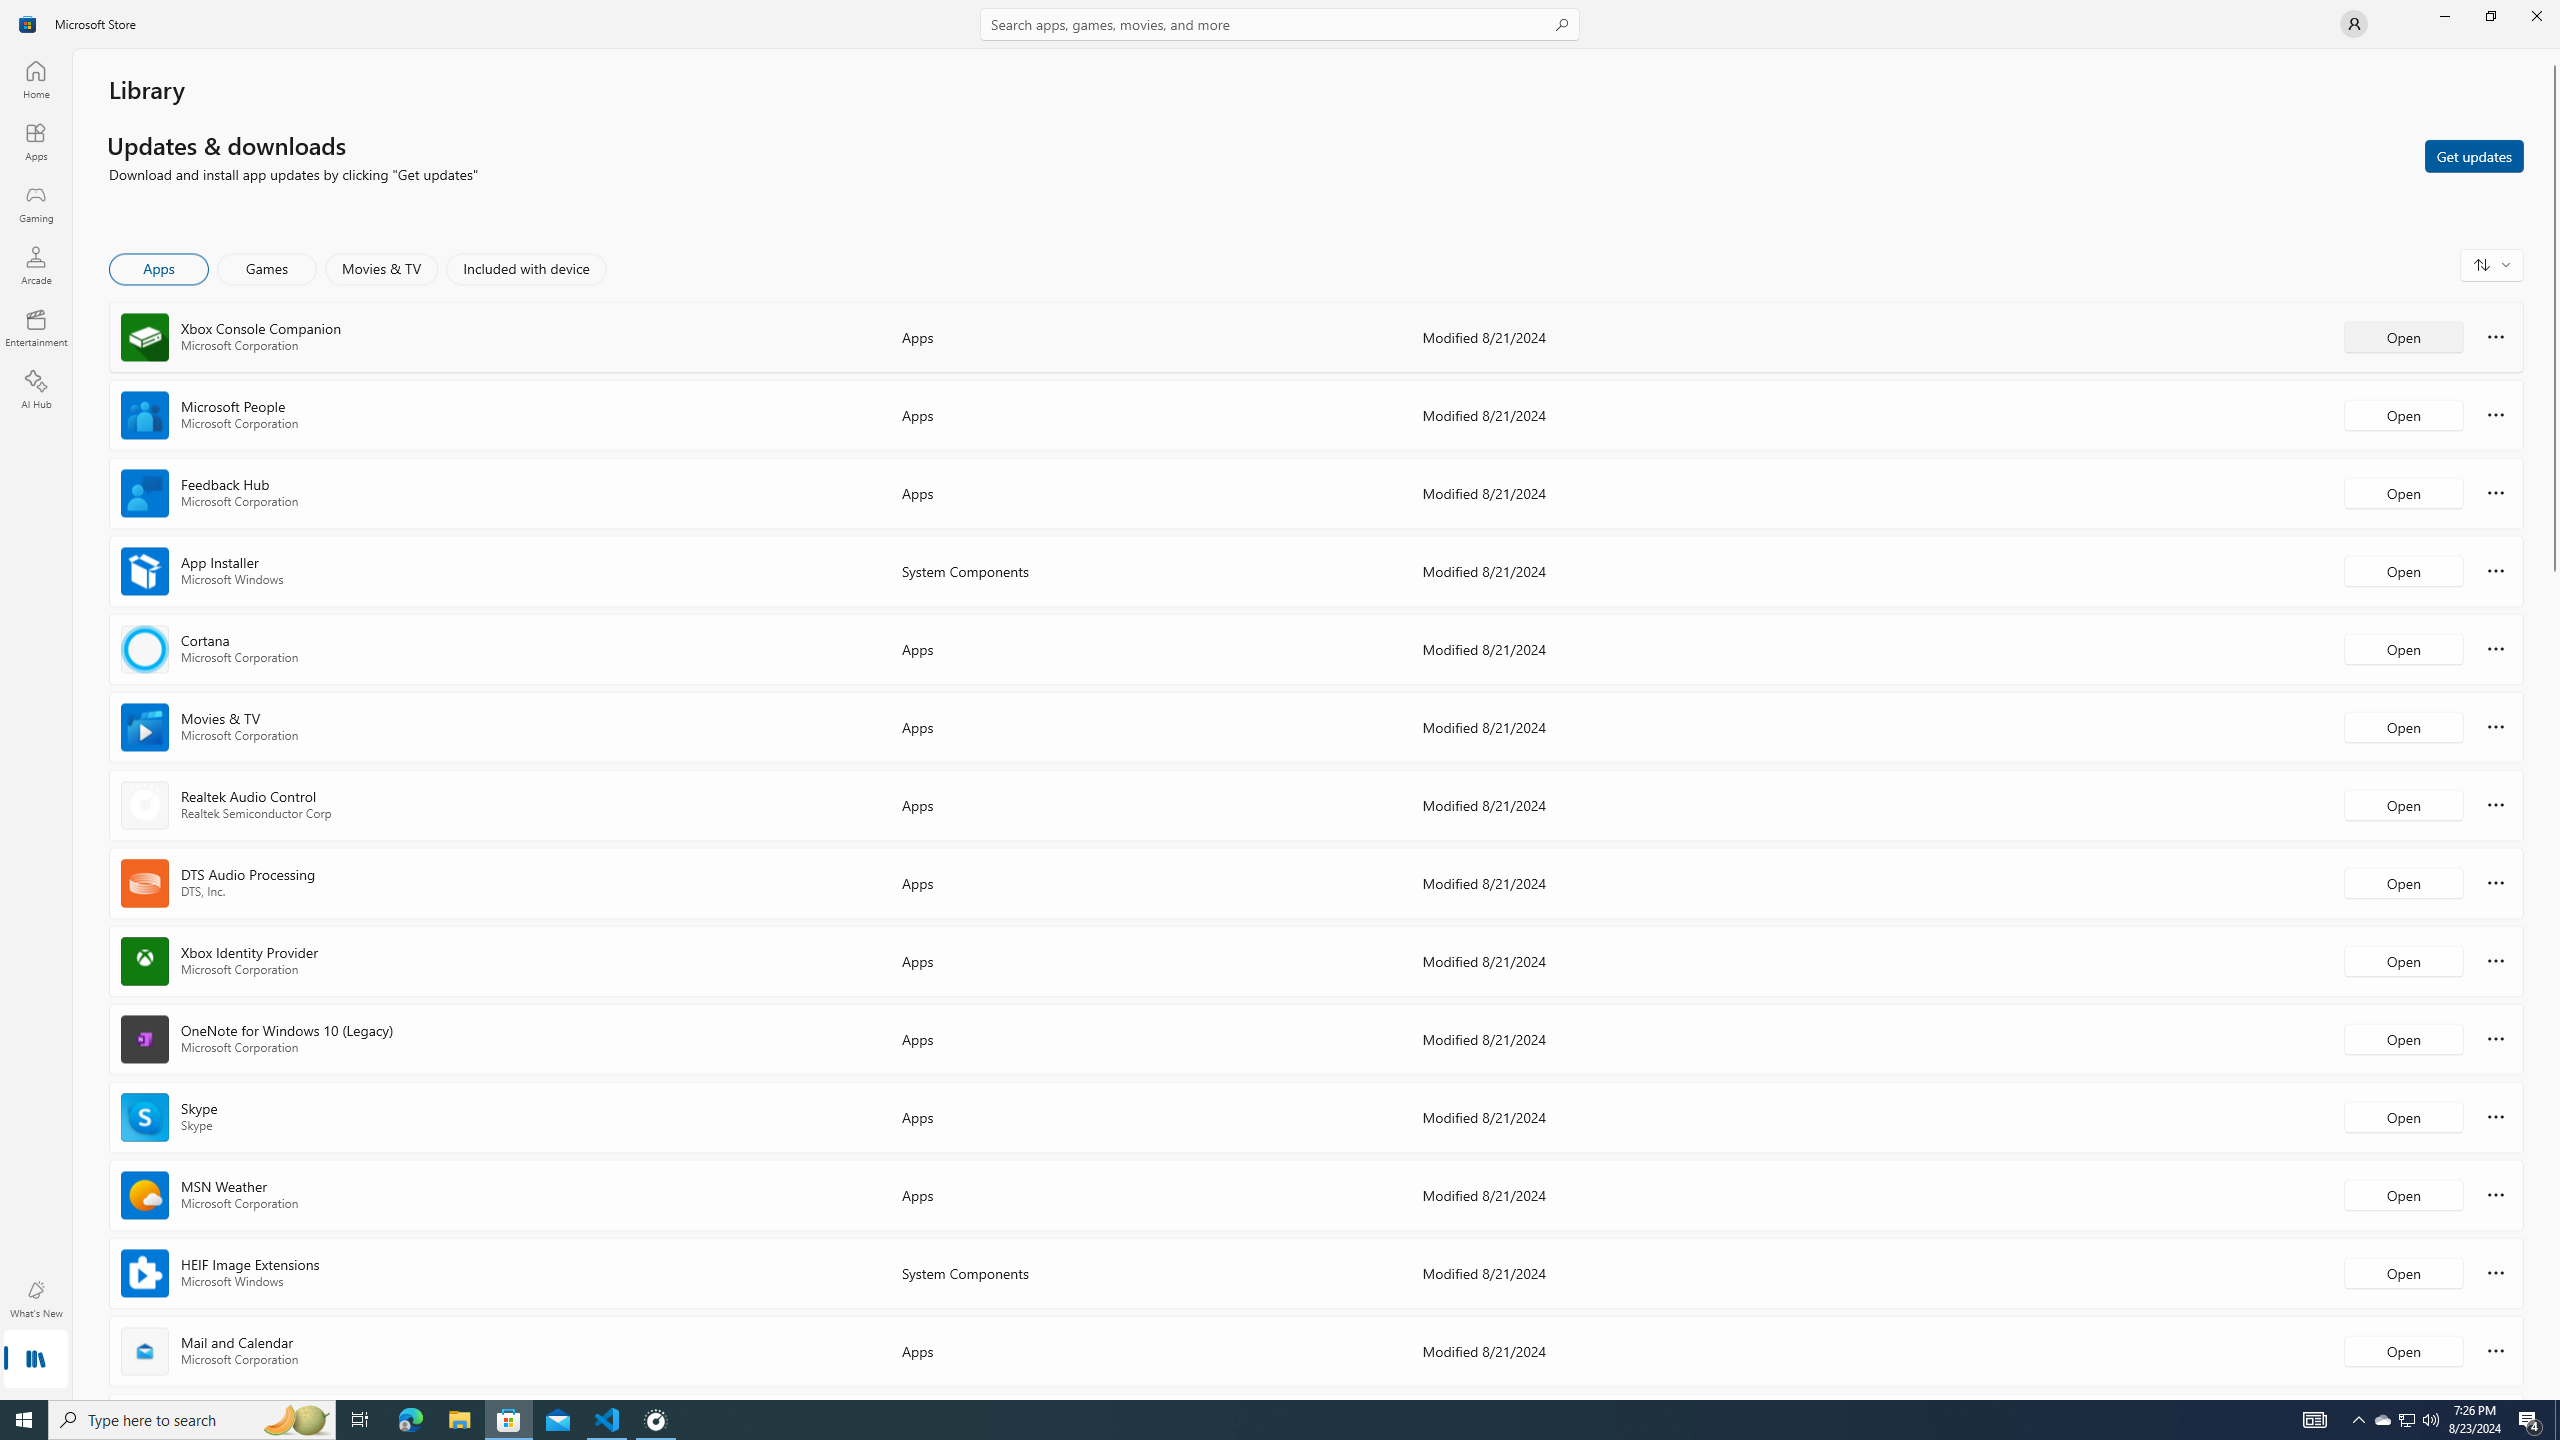 Image resolution: width=2560 pixels, height=1440 pixels. I want to click on 'Vertical Small Increase', so click(2552, 1393).